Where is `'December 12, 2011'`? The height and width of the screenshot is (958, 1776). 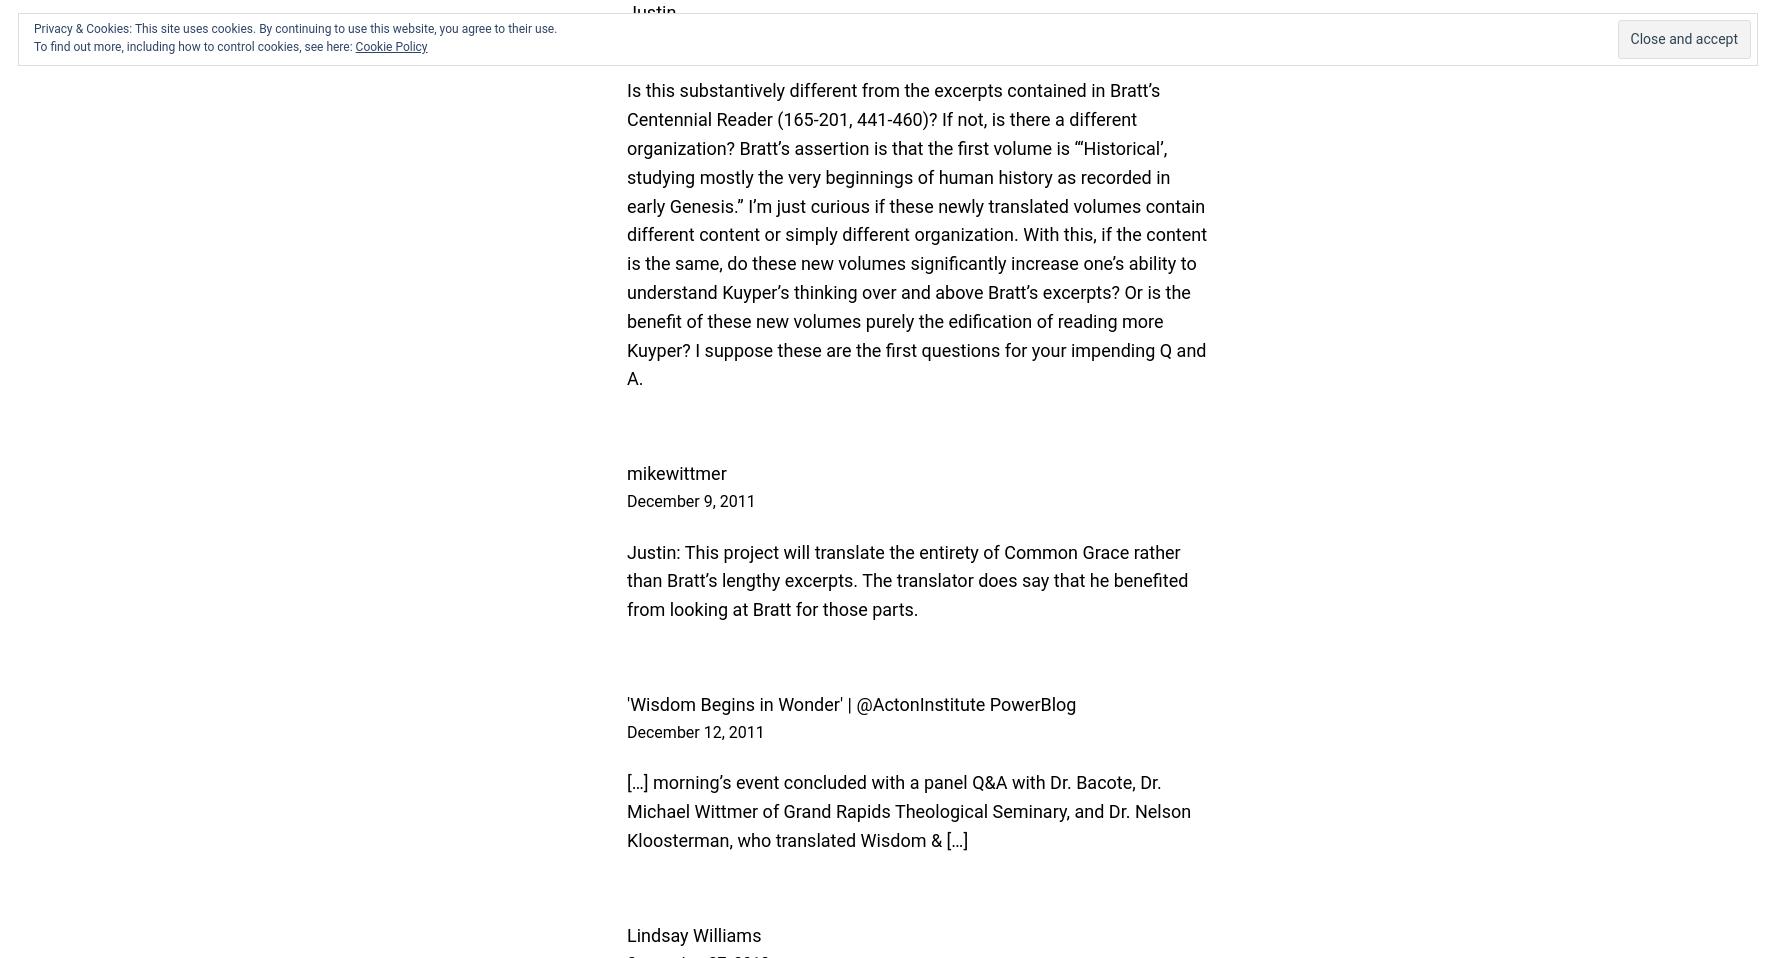 'December 12, 2011' is located at coordinates (695, 731).